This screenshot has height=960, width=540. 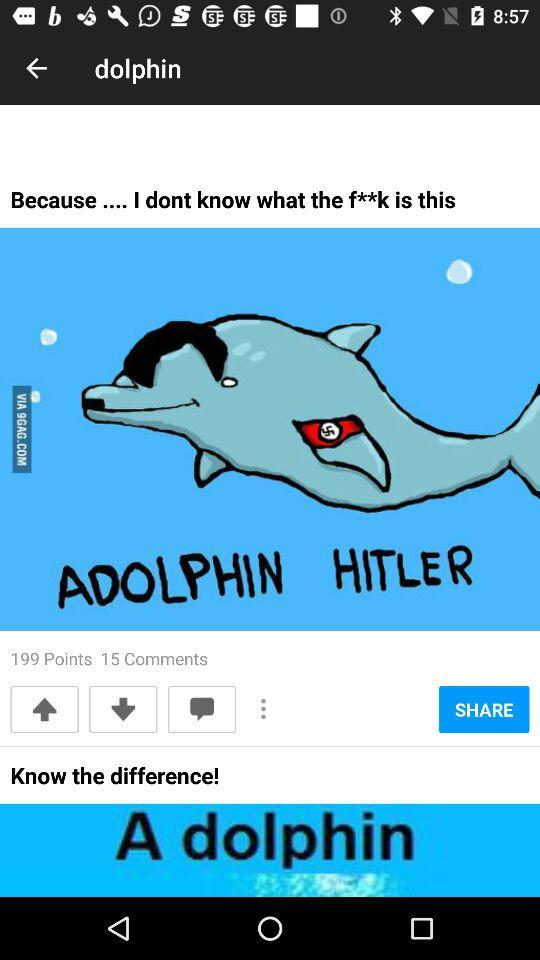 I want to click on the icon next to dolphin item, so click(x=36, y=68).